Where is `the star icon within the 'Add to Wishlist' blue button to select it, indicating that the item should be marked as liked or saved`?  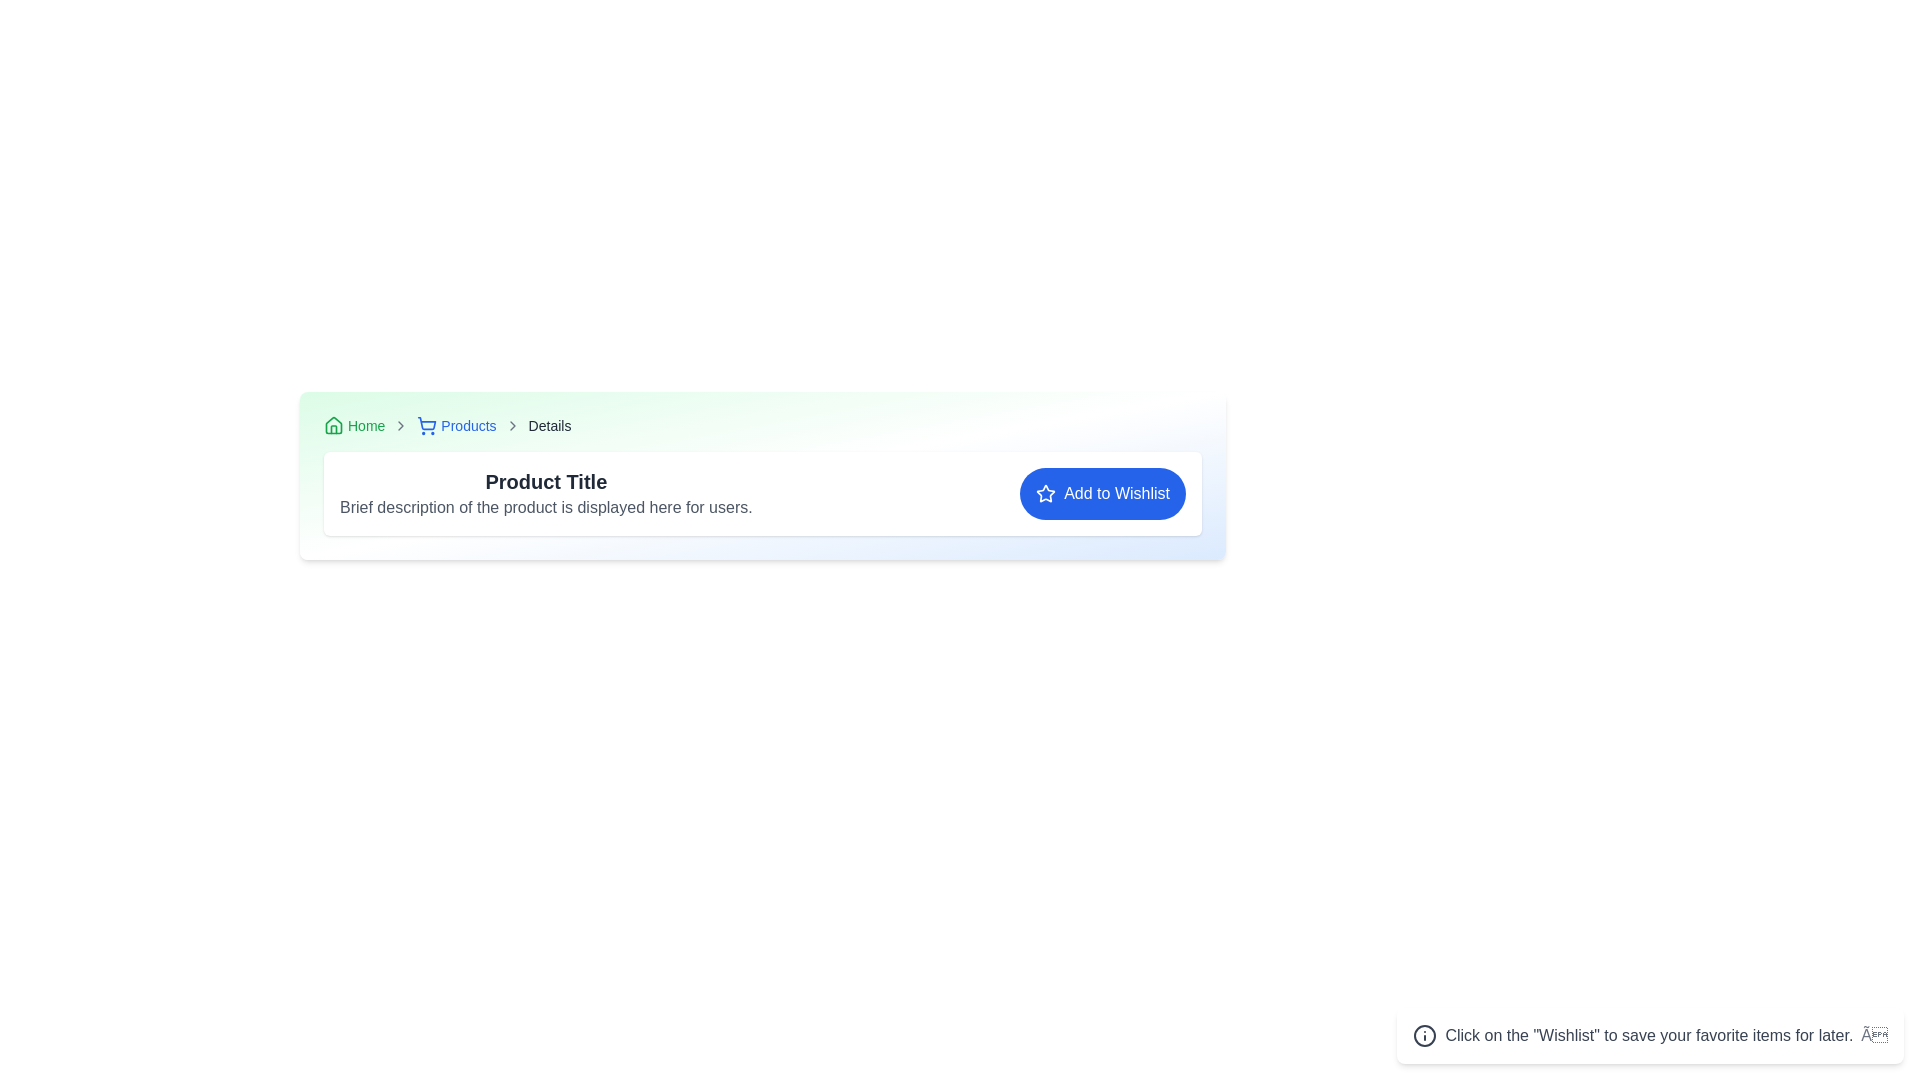
the star icon within the 'Add to Wishlist' blue button to select it, indicating that the item should be marked as liked or saved is located at coordinates (1045, 493).